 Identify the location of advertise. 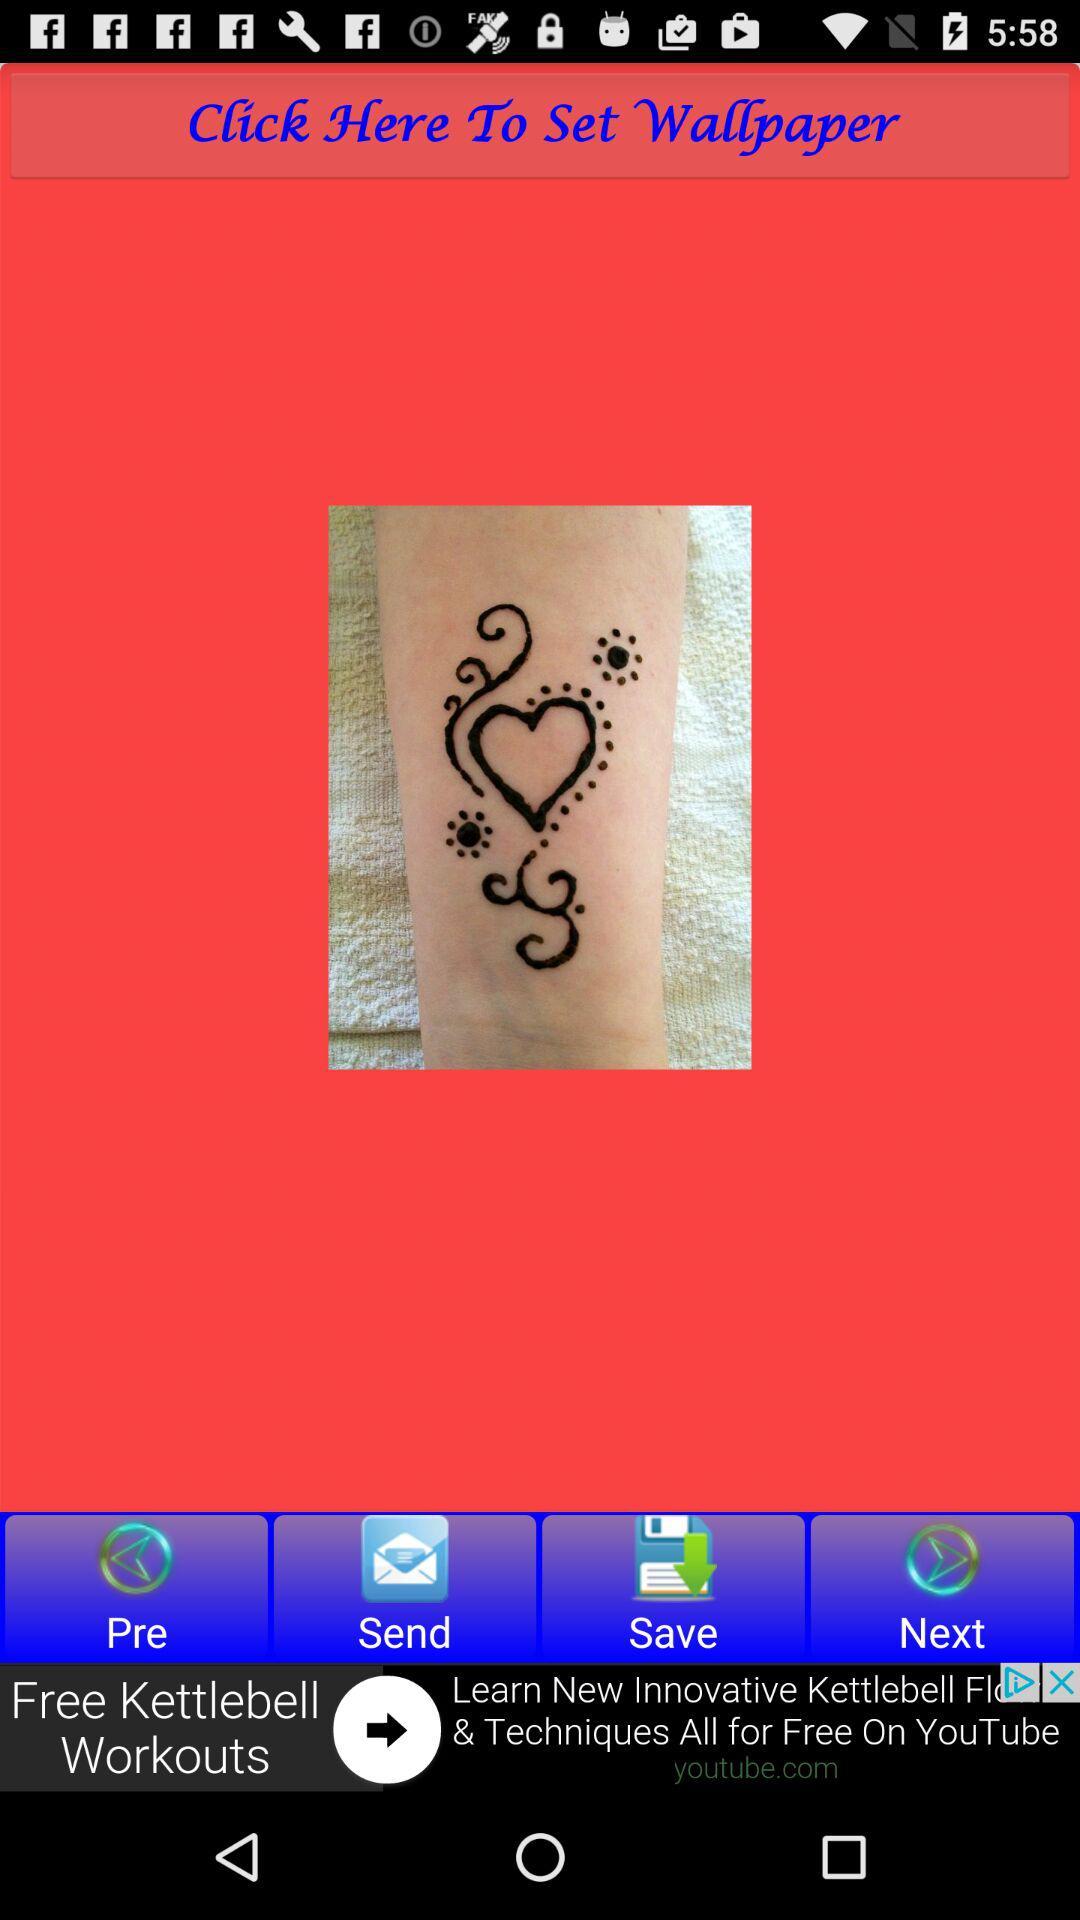
(540, 1727).